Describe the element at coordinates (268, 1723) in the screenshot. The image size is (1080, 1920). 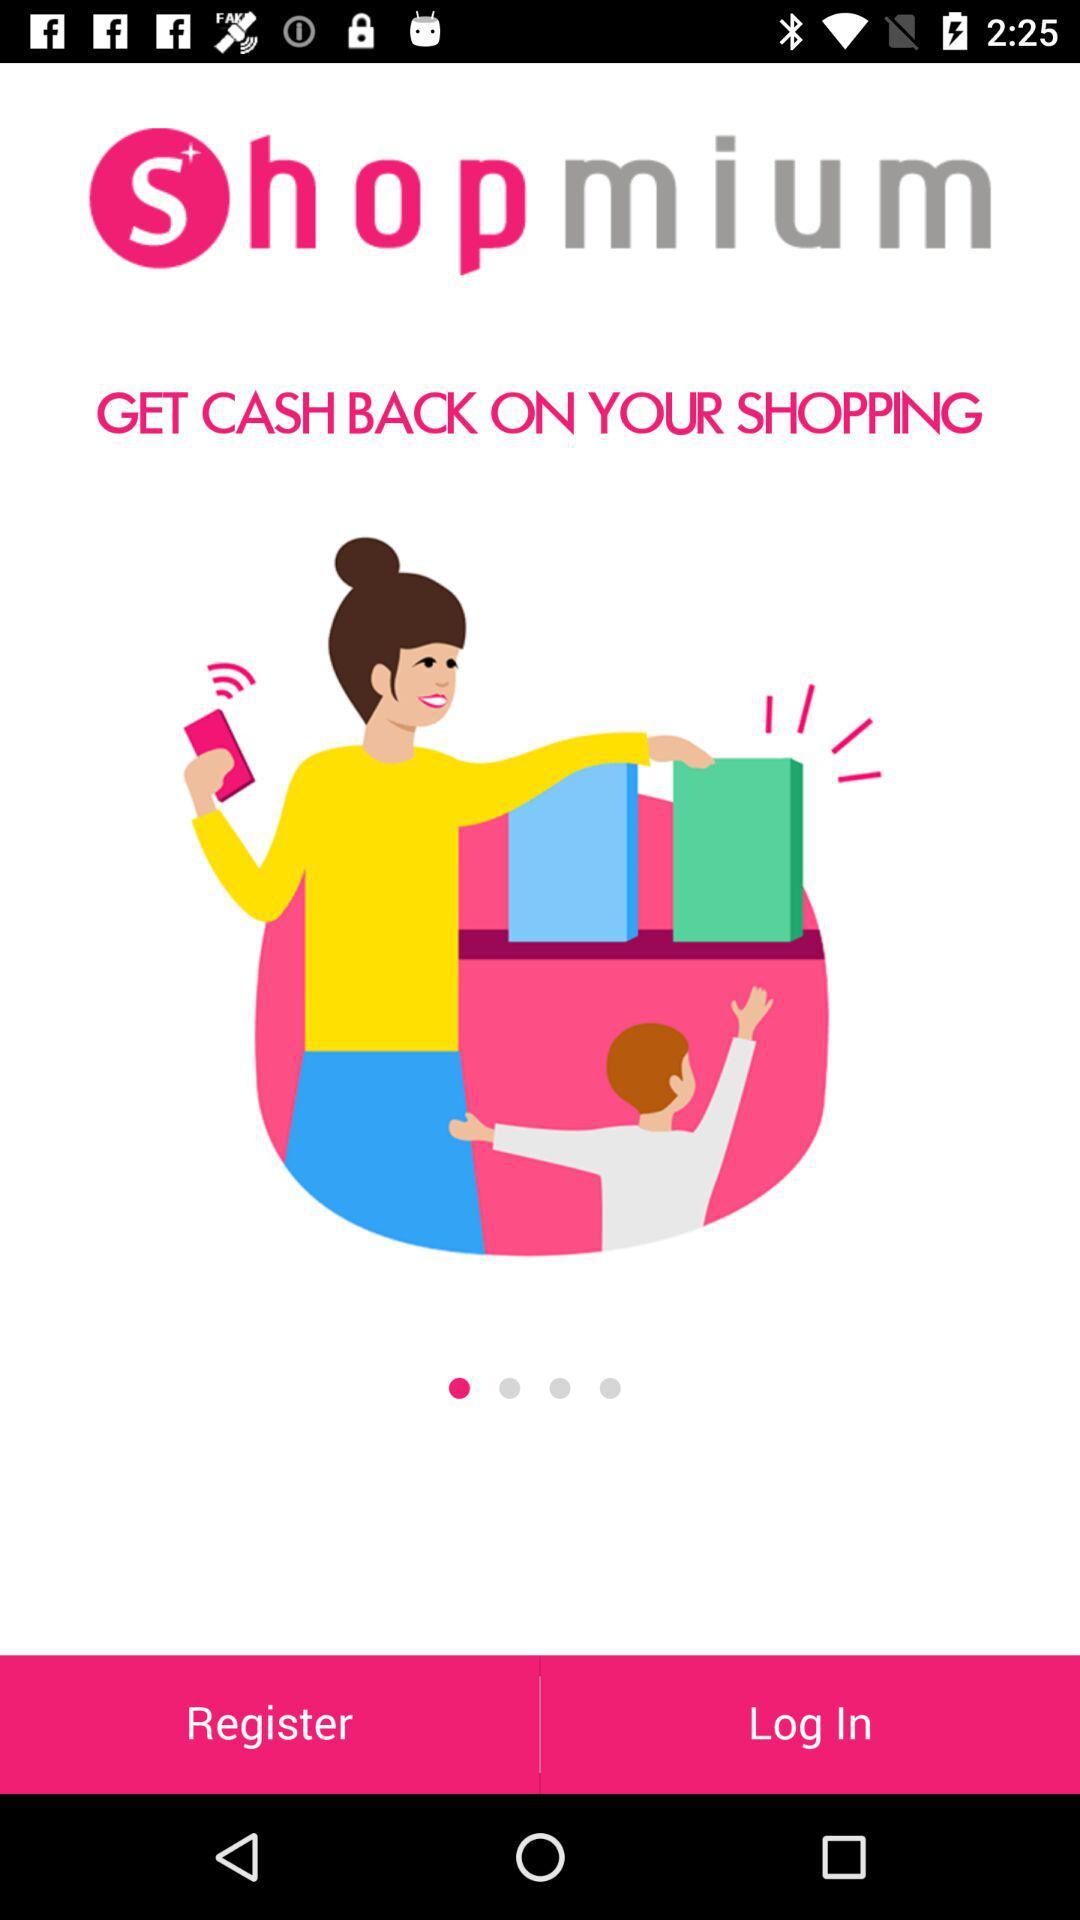
I see `the register icon` at that location.